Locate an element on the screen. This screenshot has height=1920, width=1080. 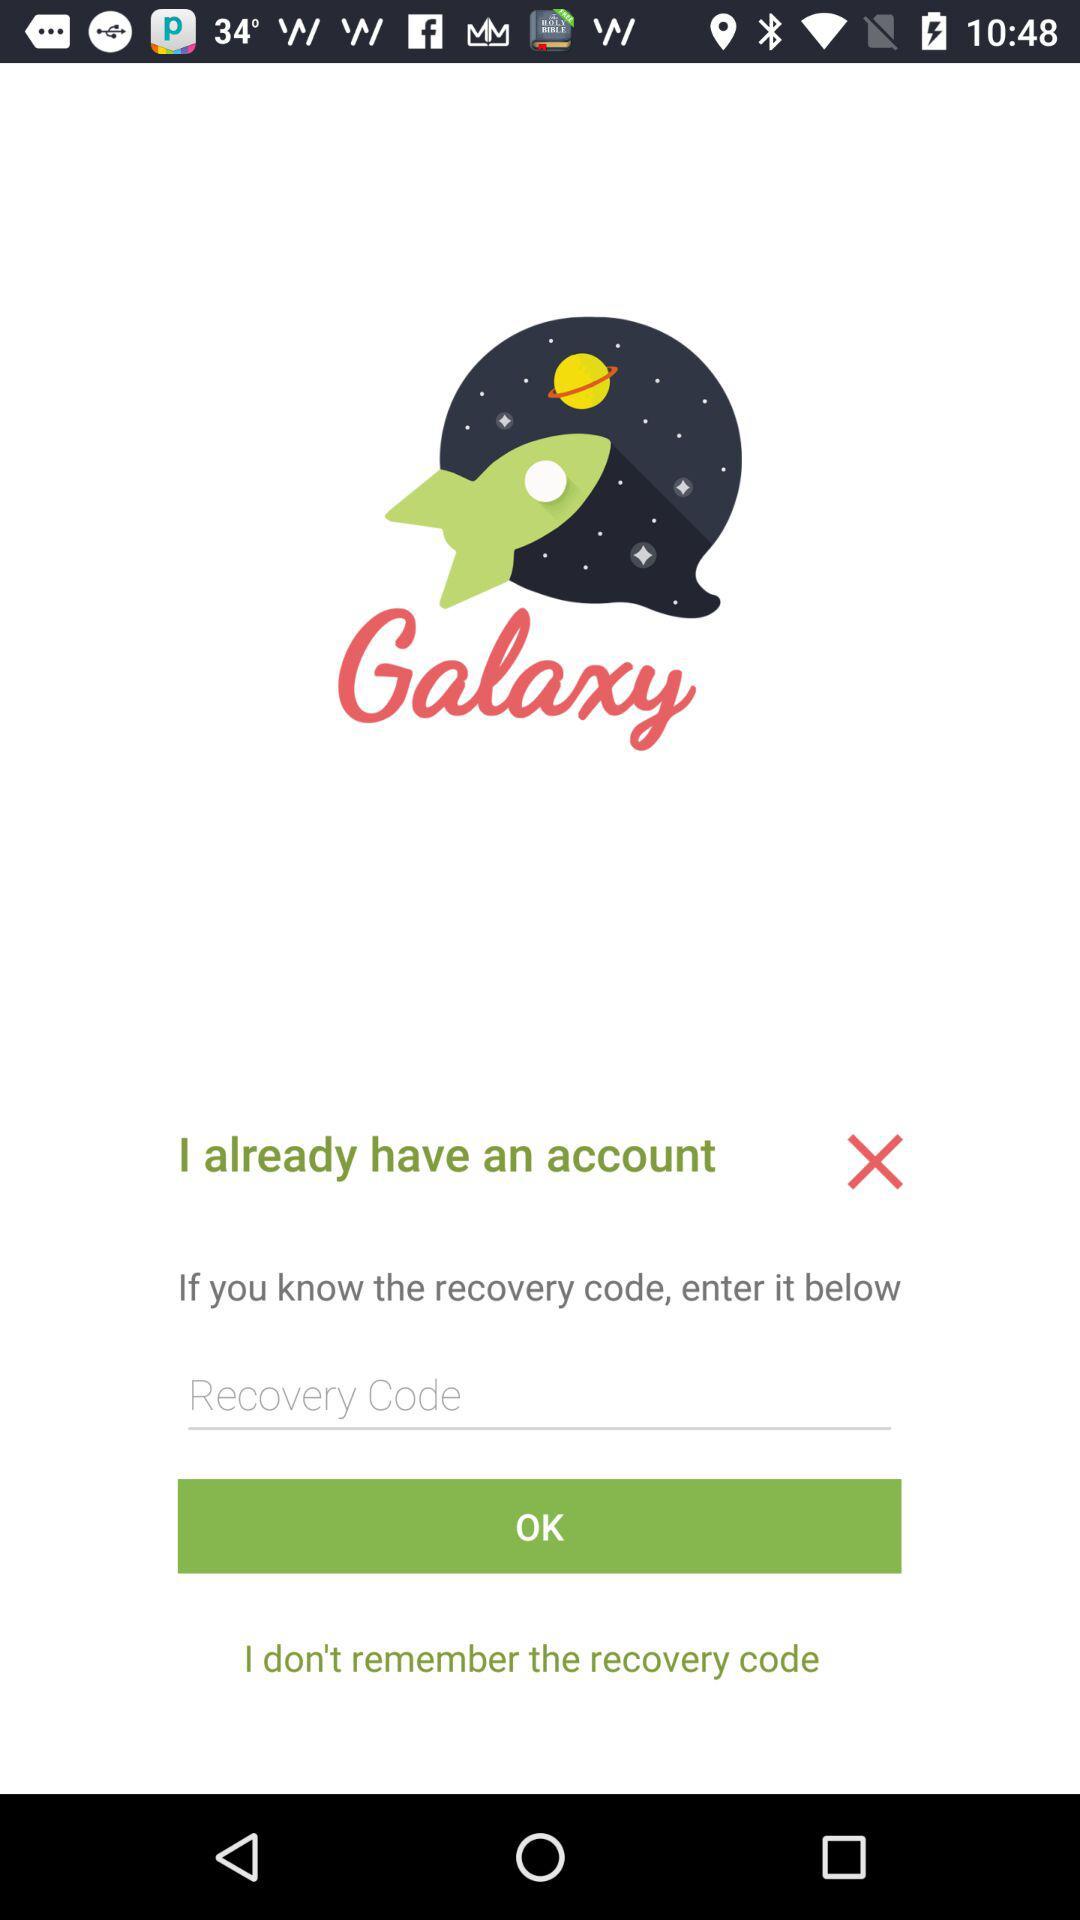
cancel option is located at coordinates (874, 1161).